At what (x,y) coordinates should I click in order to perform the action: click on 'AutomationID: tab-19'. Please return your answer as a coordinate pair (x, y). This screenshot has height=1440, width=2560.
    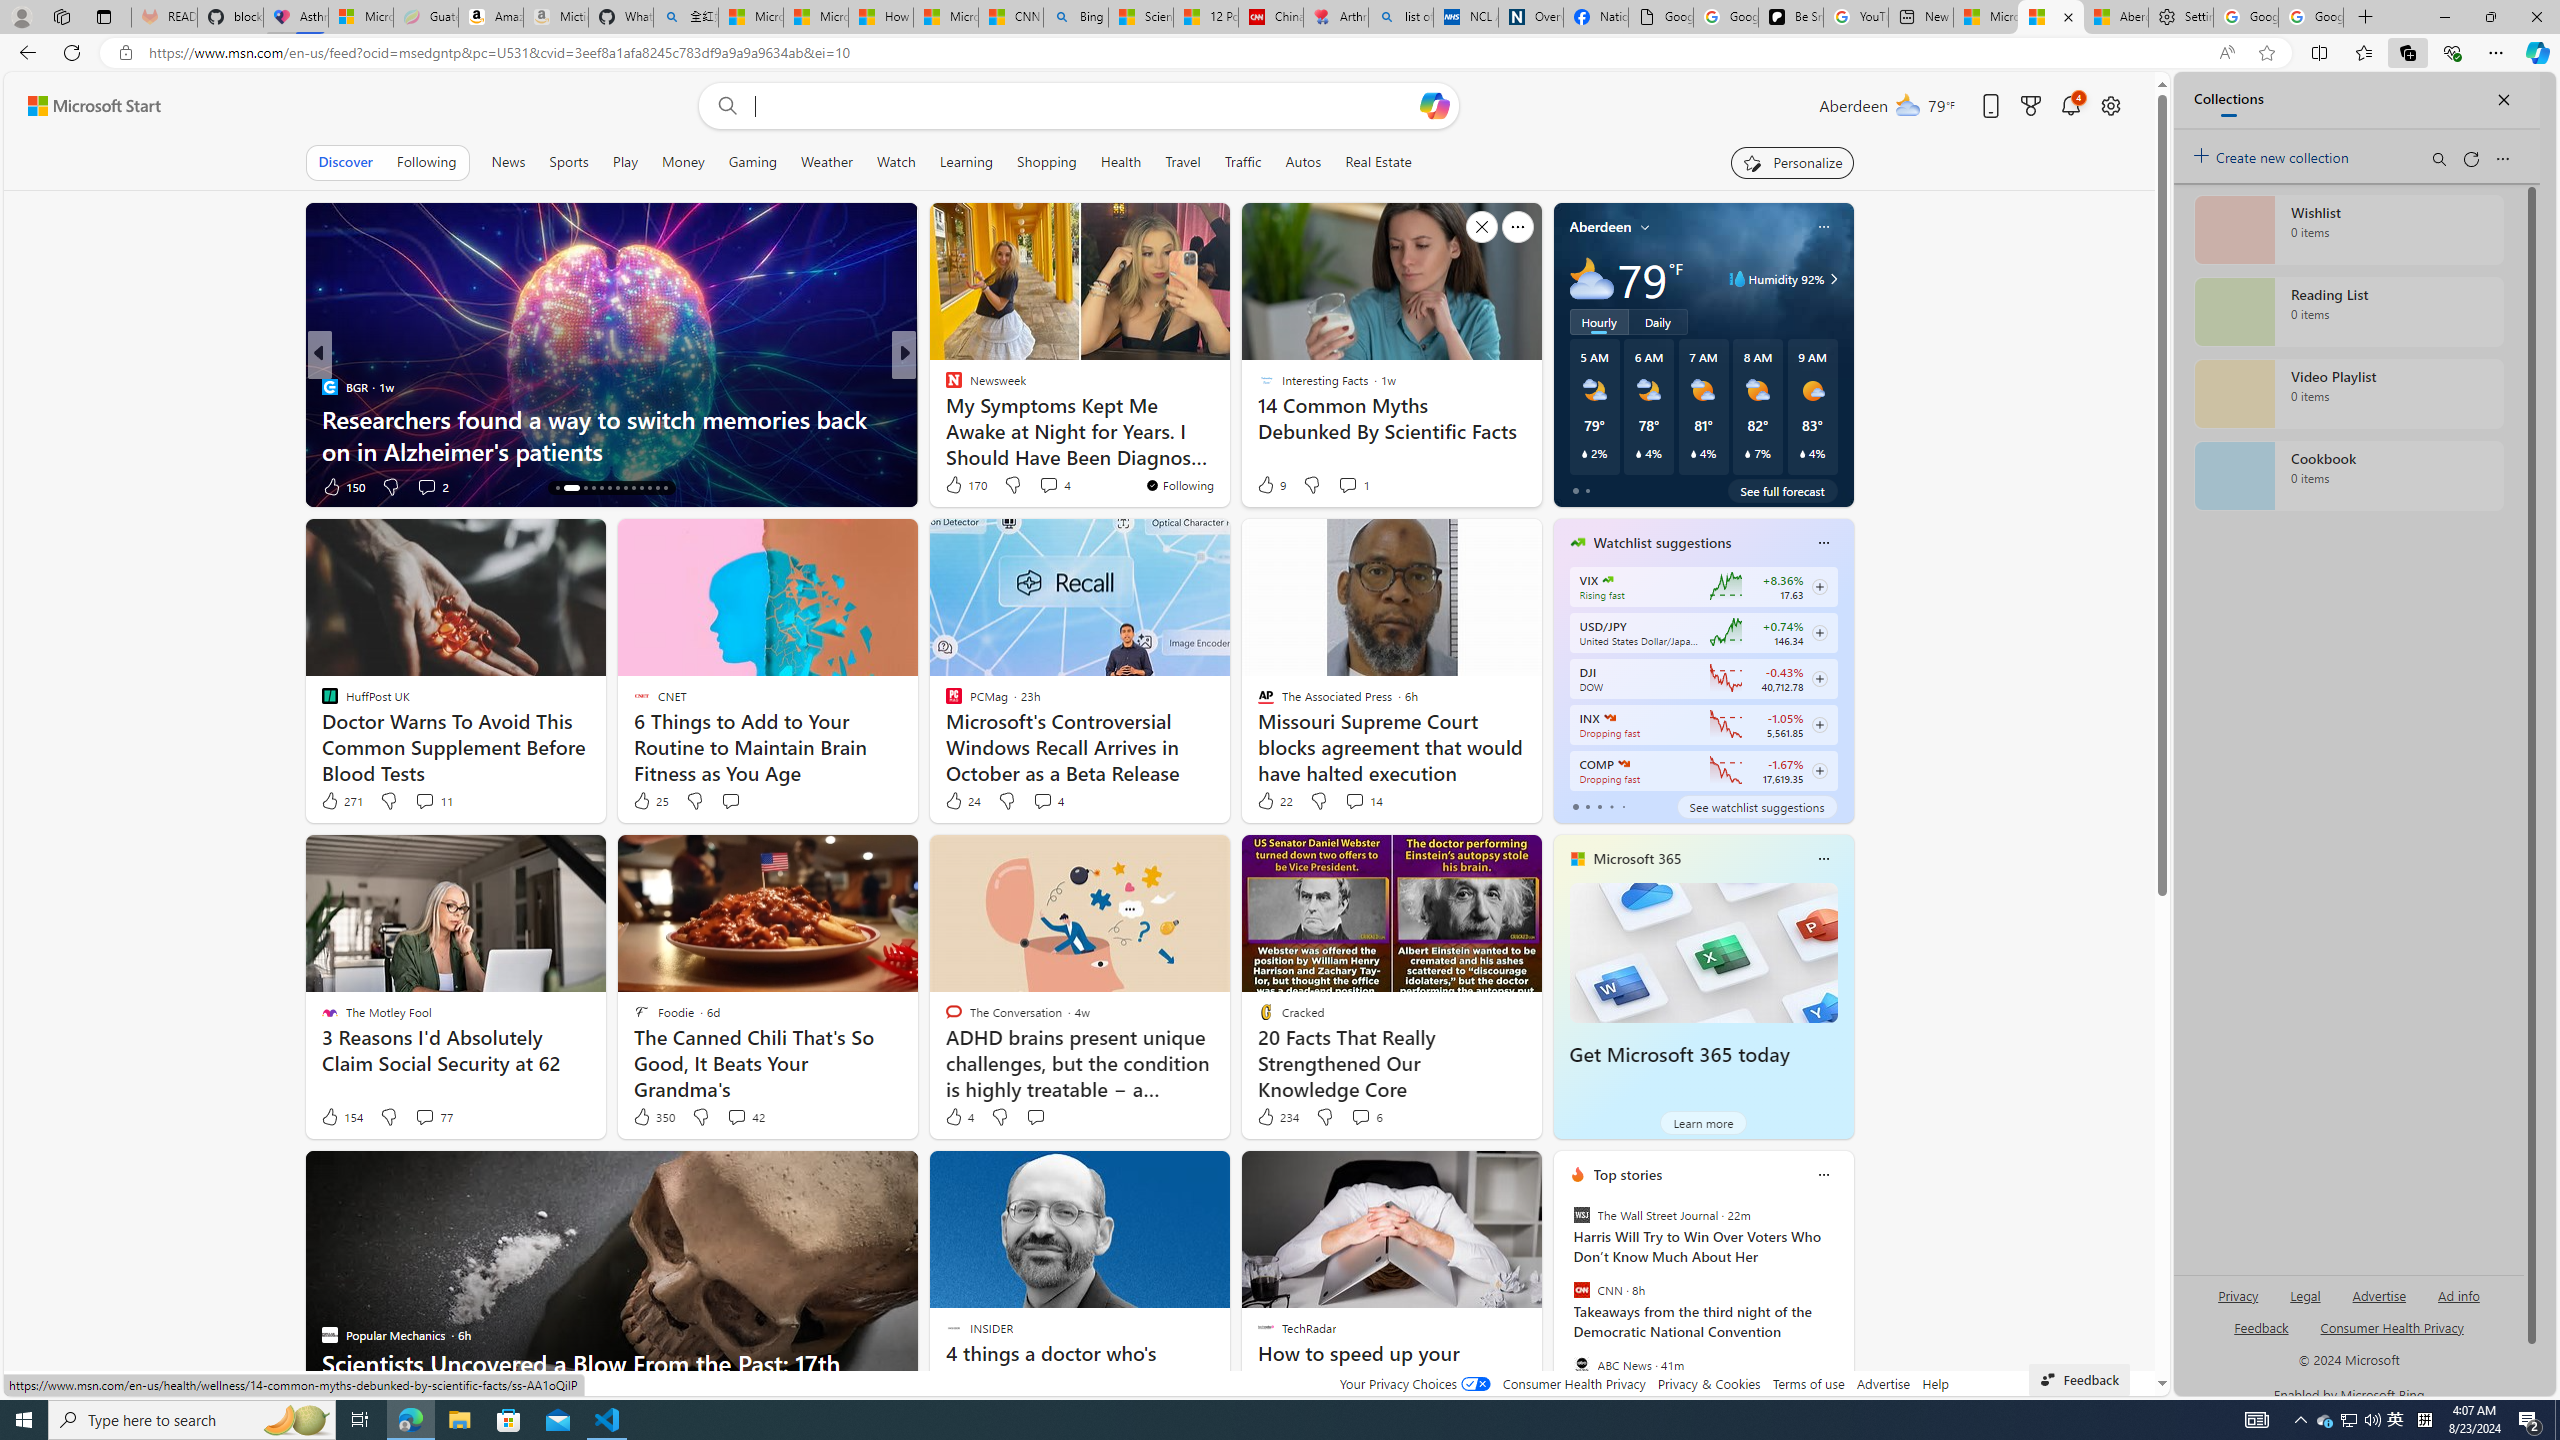
    Looking at the image, I should click on (608, 487).